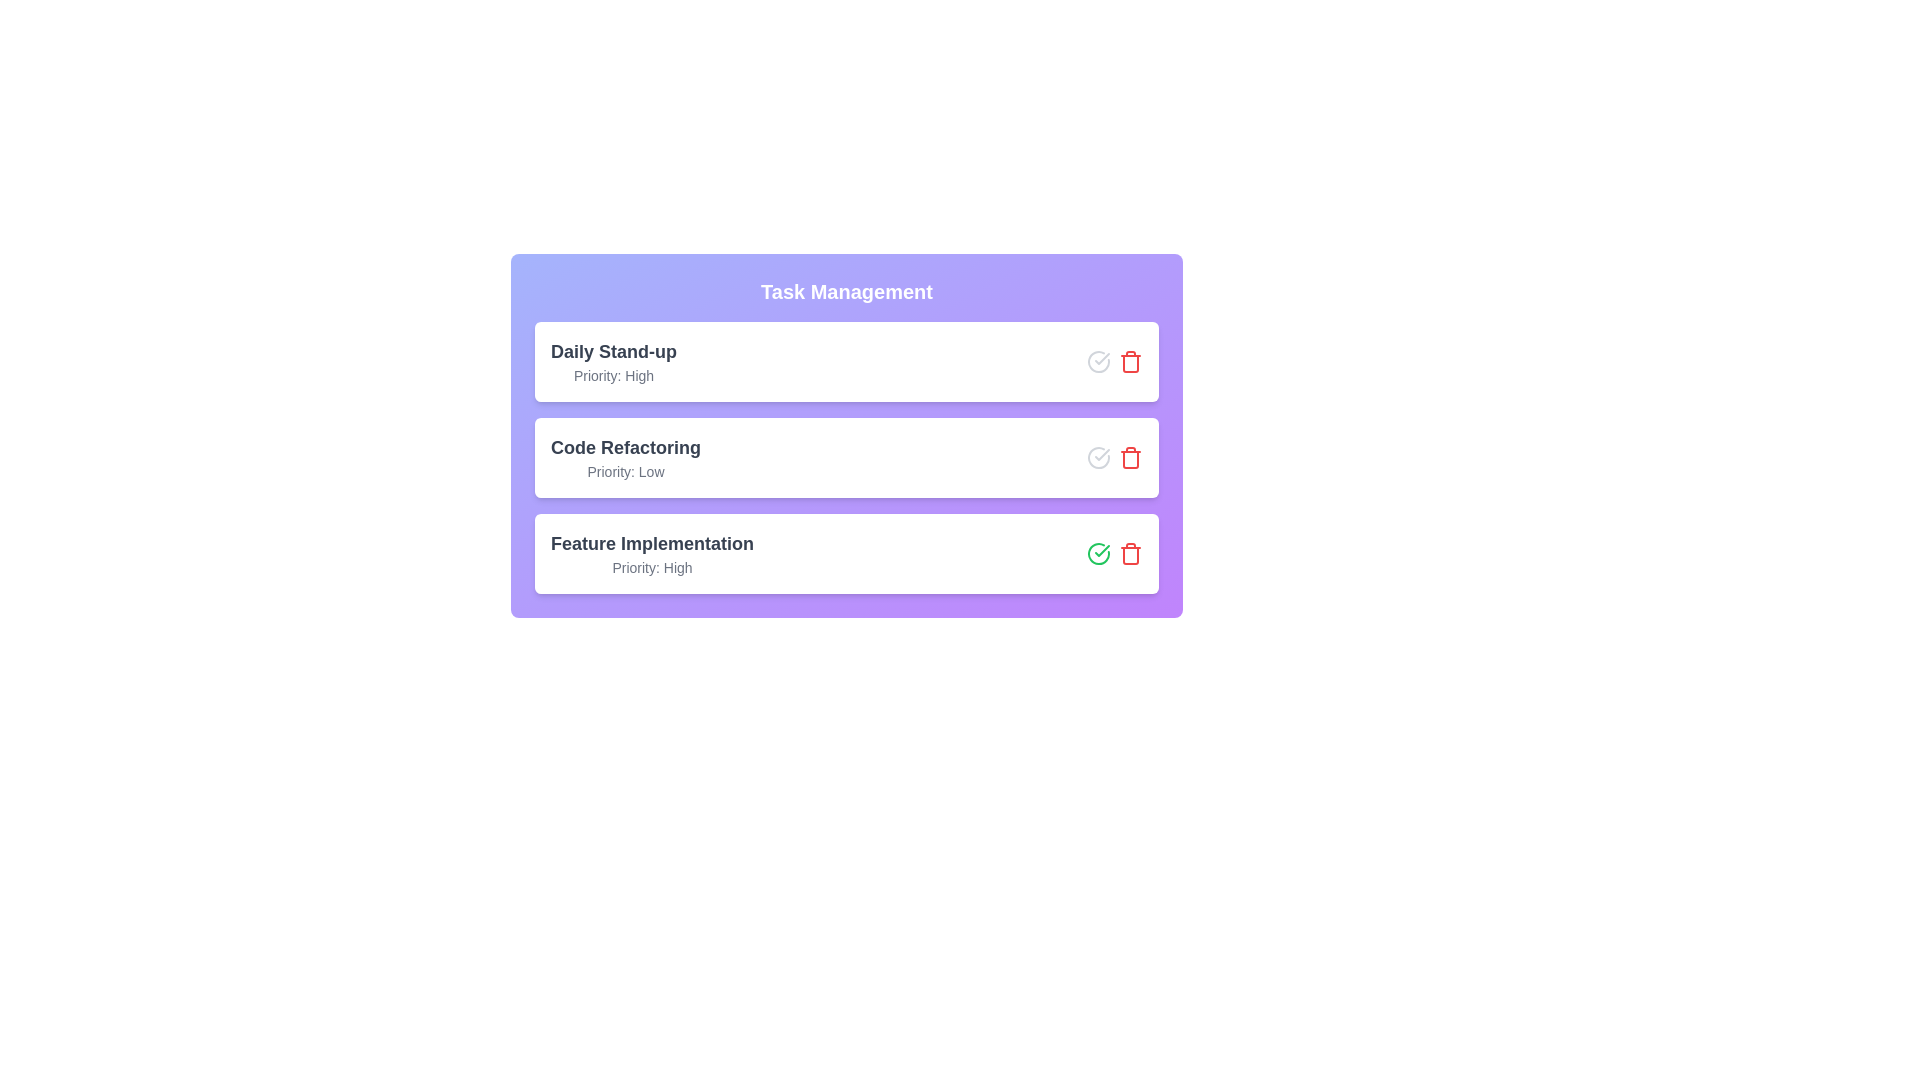 The image size is (1920, 1080). What do you see at coordinates (652, 543) in the screenshot?
I see `the task title Feature Implementation by clicking on it` at bounding box center [652, 543].